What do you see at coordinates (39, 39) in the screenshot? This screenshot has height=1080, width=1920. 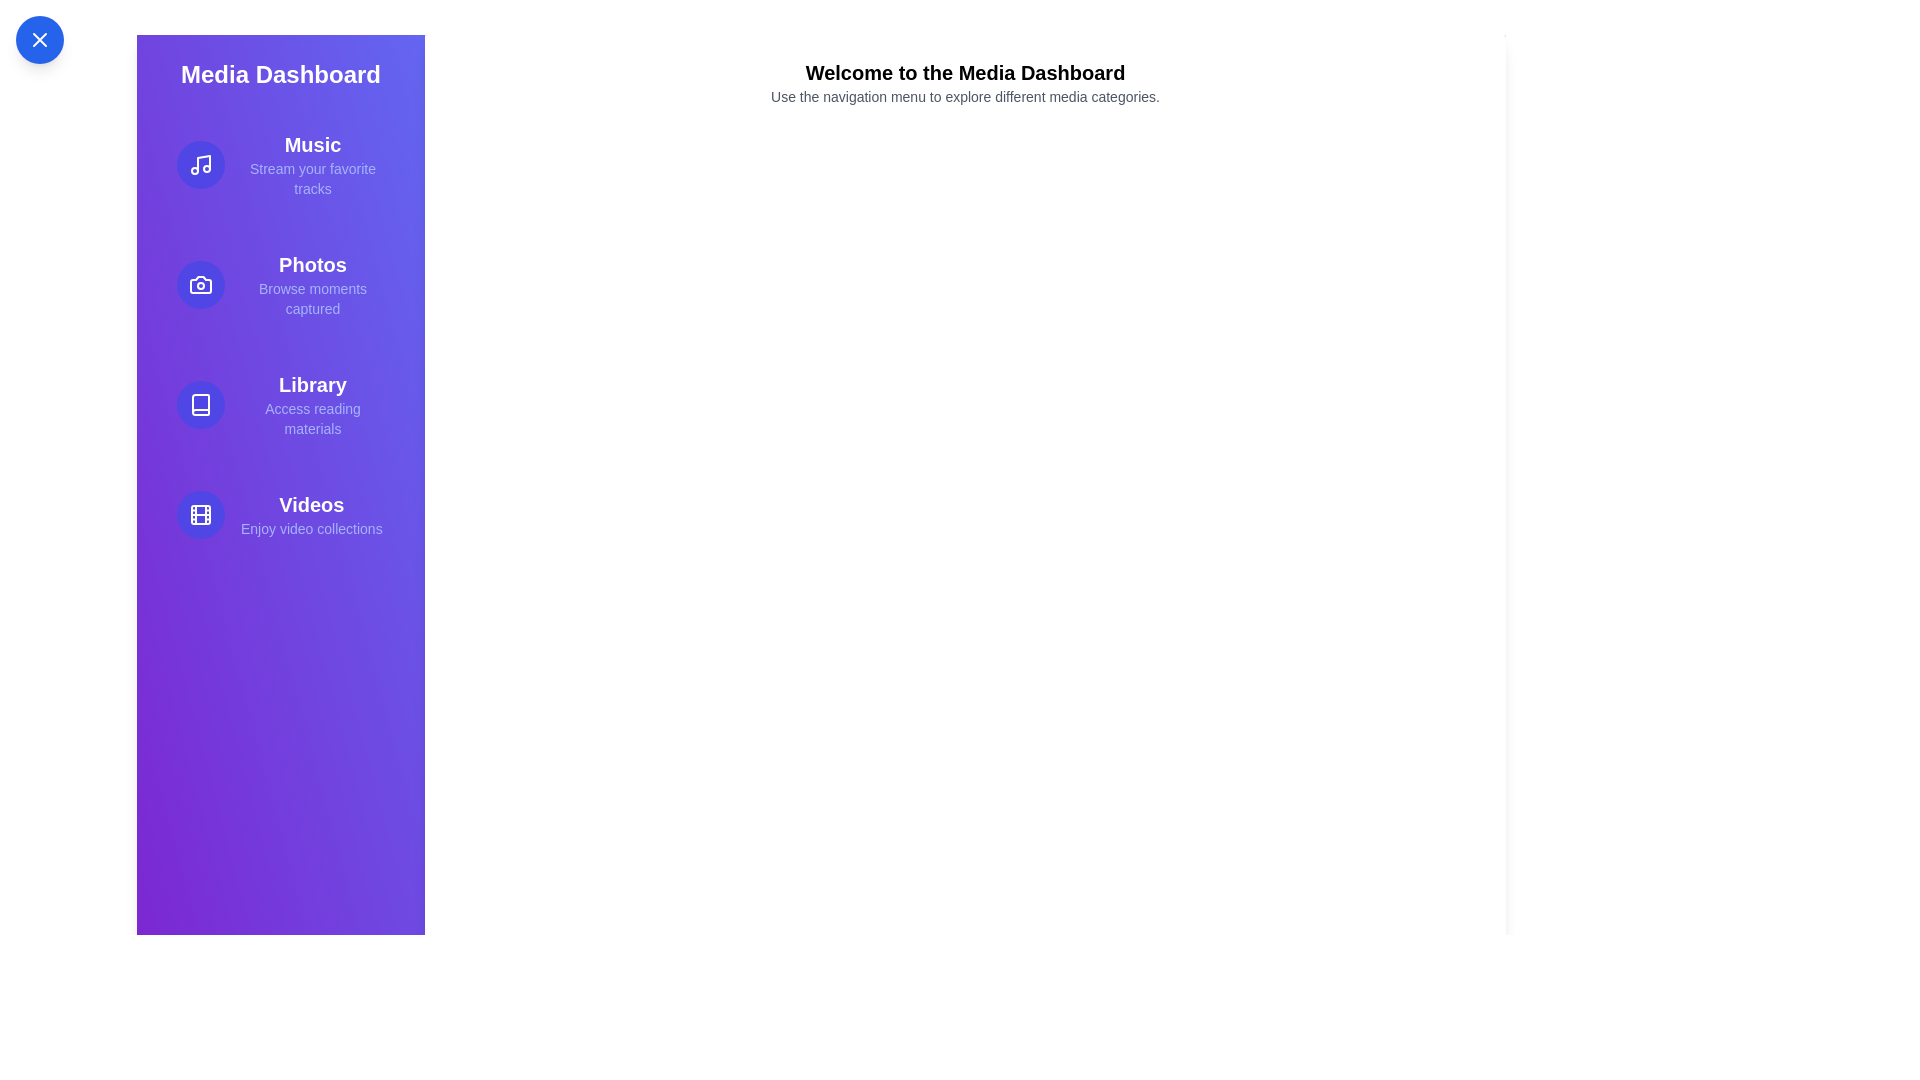 I see `toggle button at the top-left corner to toggle the drawer's visibility` at bounding box center [39, 39].